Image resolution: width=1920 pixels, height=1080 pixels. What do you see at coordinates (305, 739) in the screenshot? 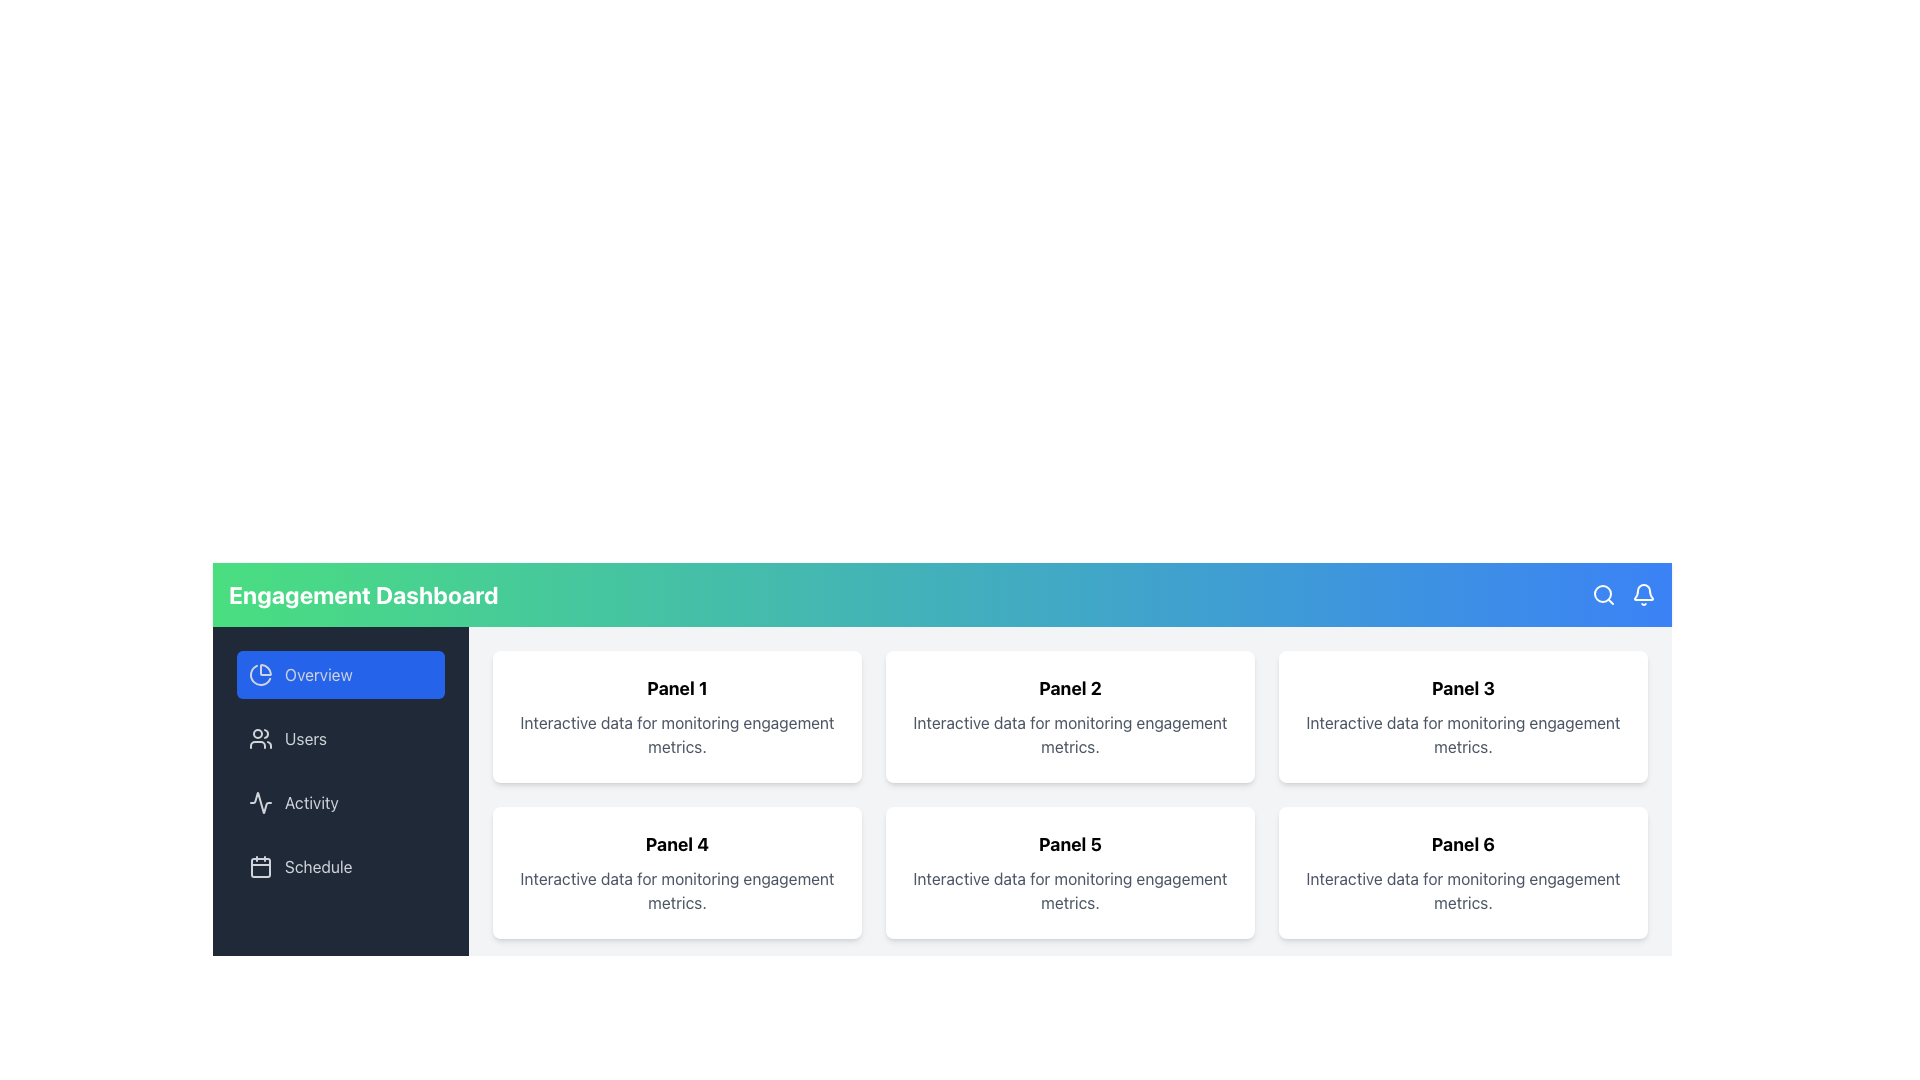
I see `the 'Users' text label in the vertical navigation menu` at bounding box center [305, 739].